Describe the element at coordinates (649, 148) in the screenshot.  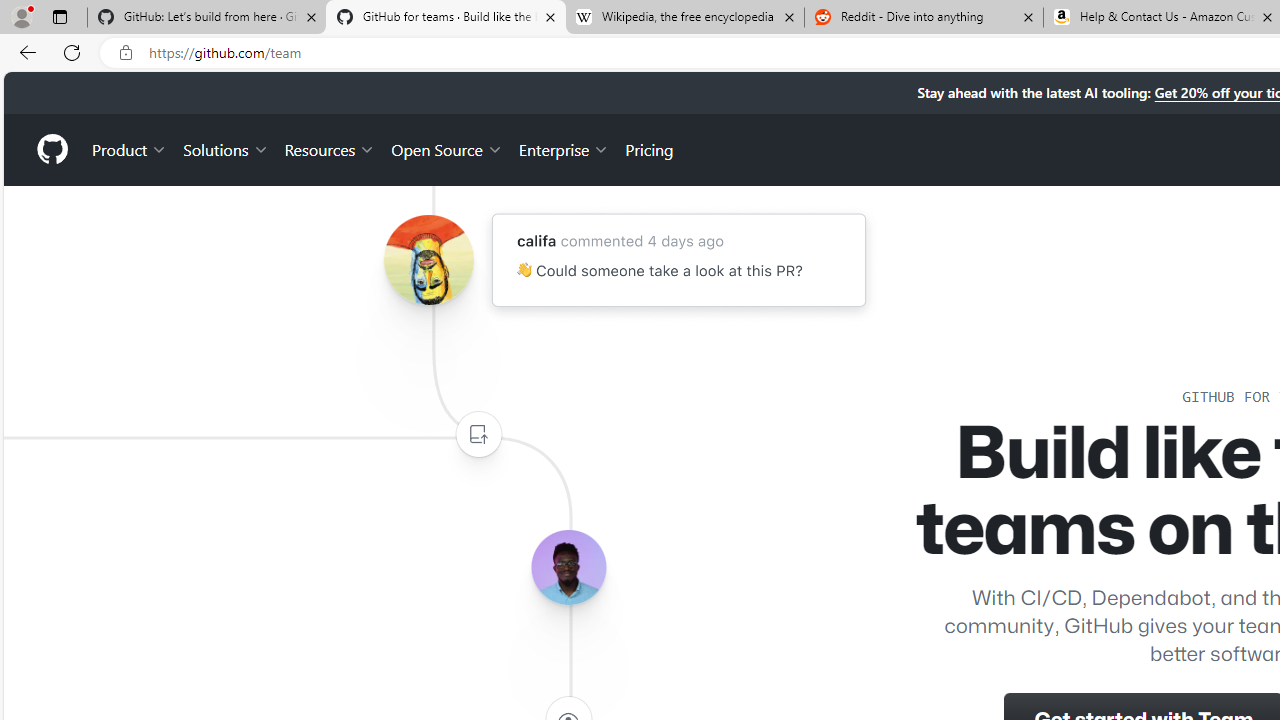
I see `'Pricing'` at that location.